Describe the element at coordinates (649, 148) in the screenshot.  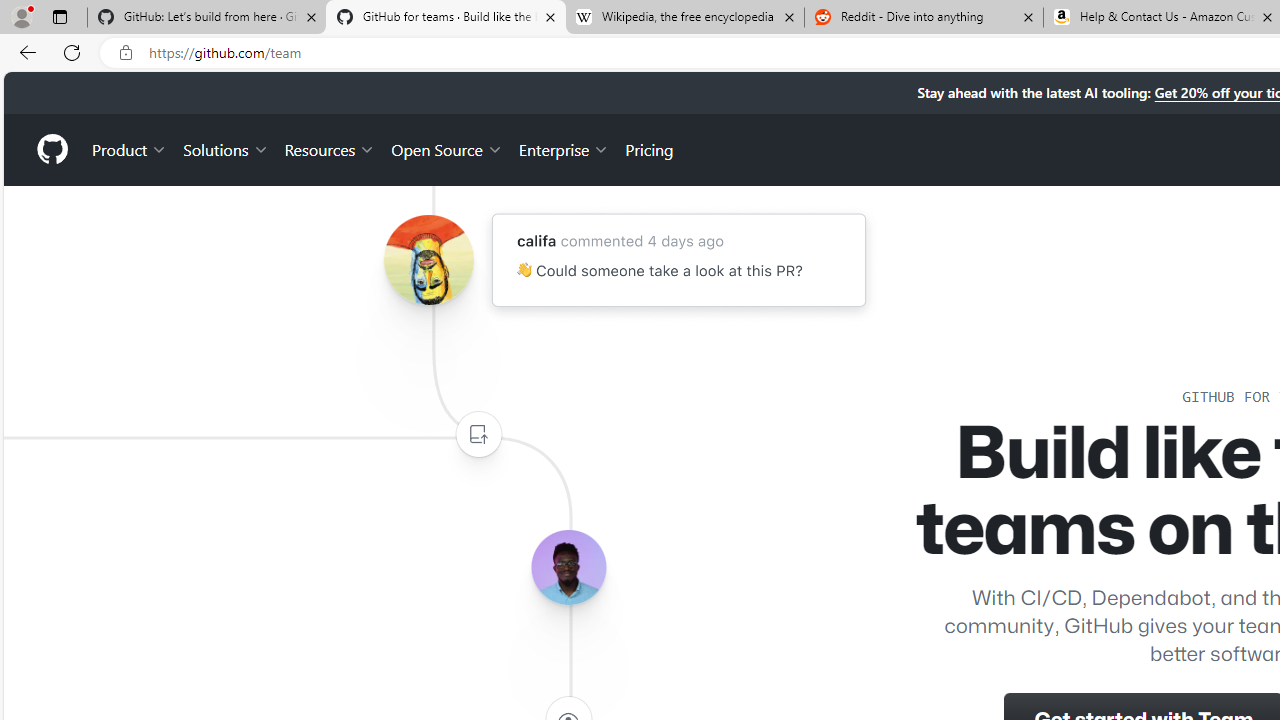
I see `'Pricing'` at that location.